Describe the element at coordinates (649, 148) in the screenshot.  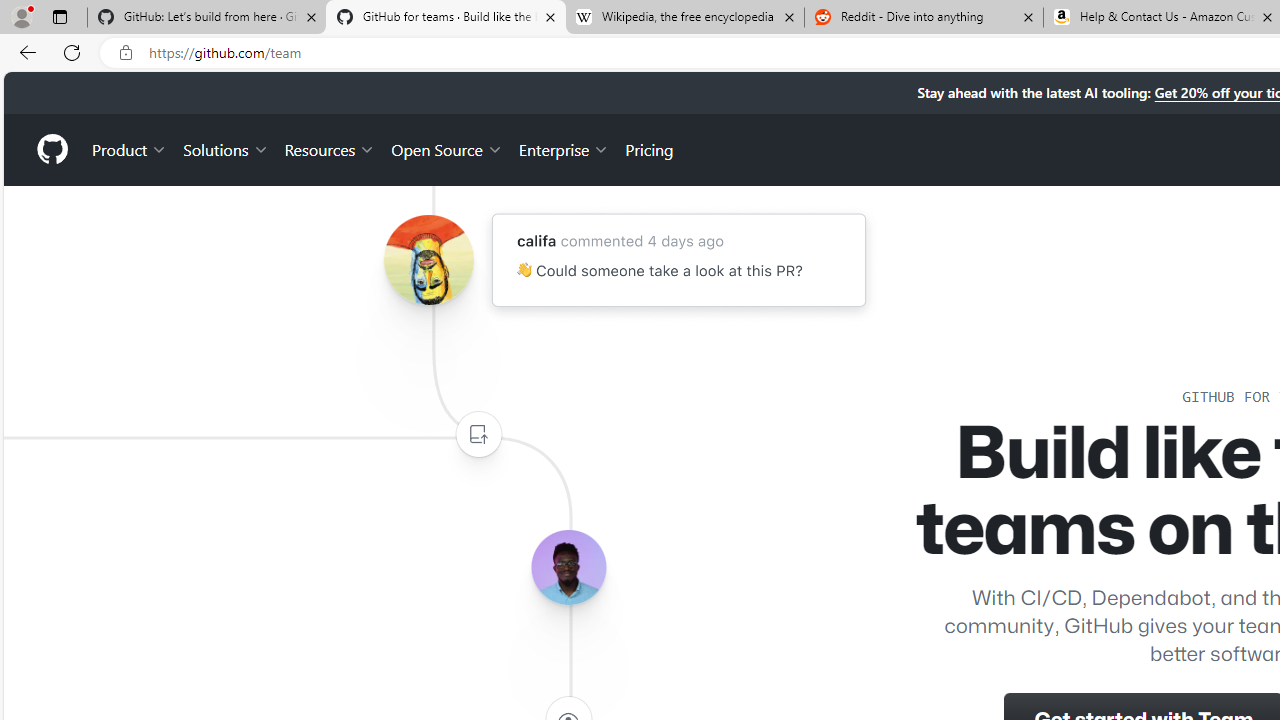
I see `'Pricing'` at that location.